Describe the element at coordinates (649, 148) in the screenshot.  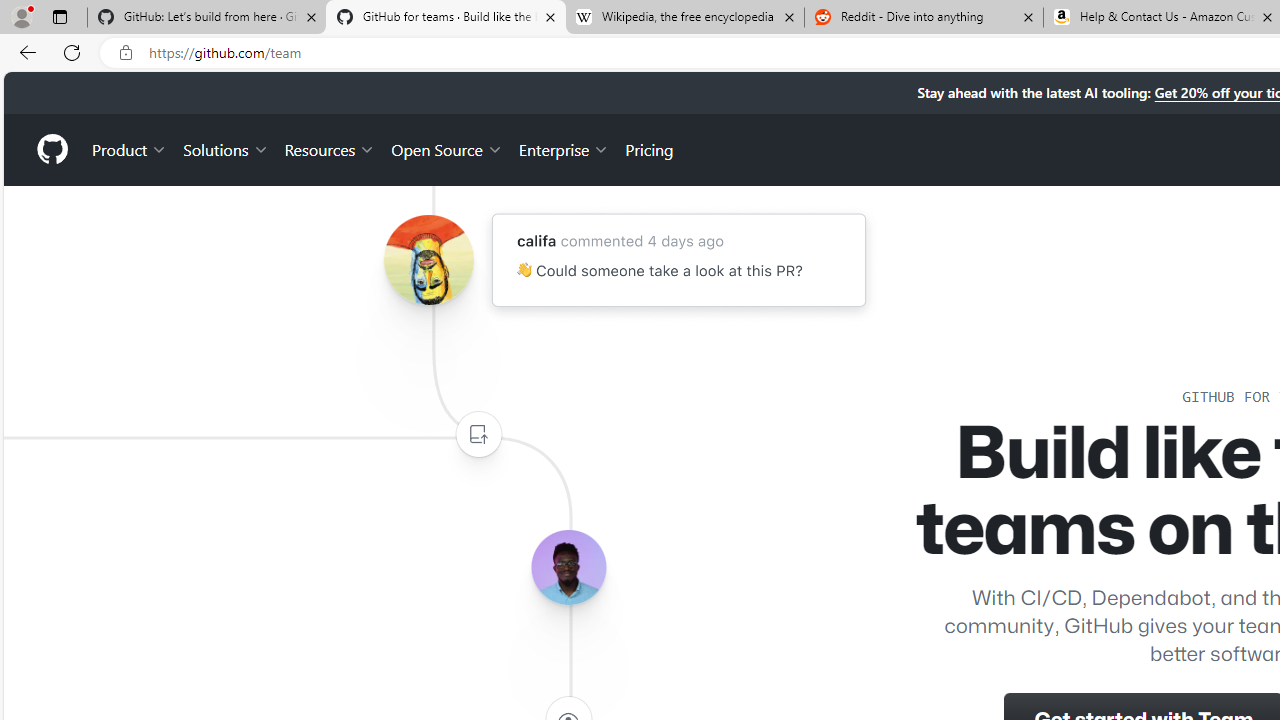
I see `'Pricing'` at that location.